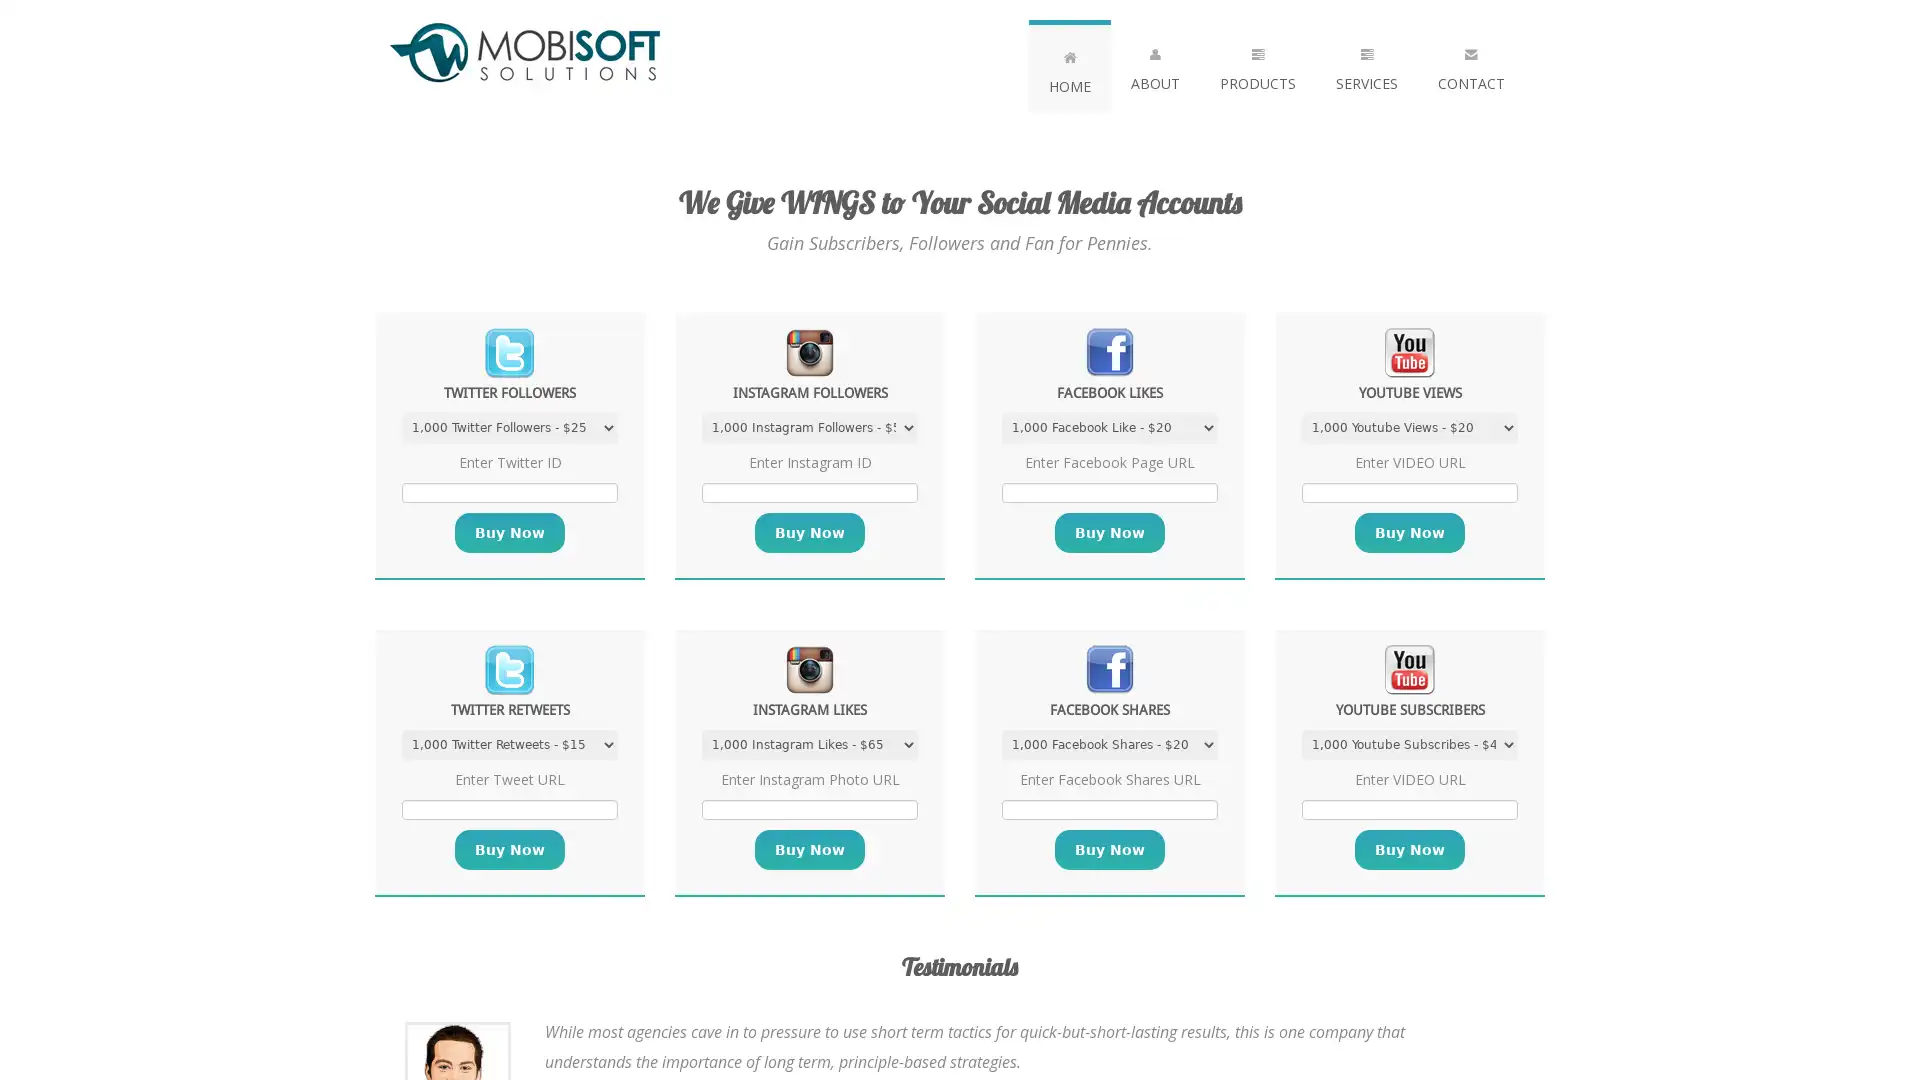  Describe the element at coordinates (509, 531) in the screenshot. I see `Buy Now` at that location.